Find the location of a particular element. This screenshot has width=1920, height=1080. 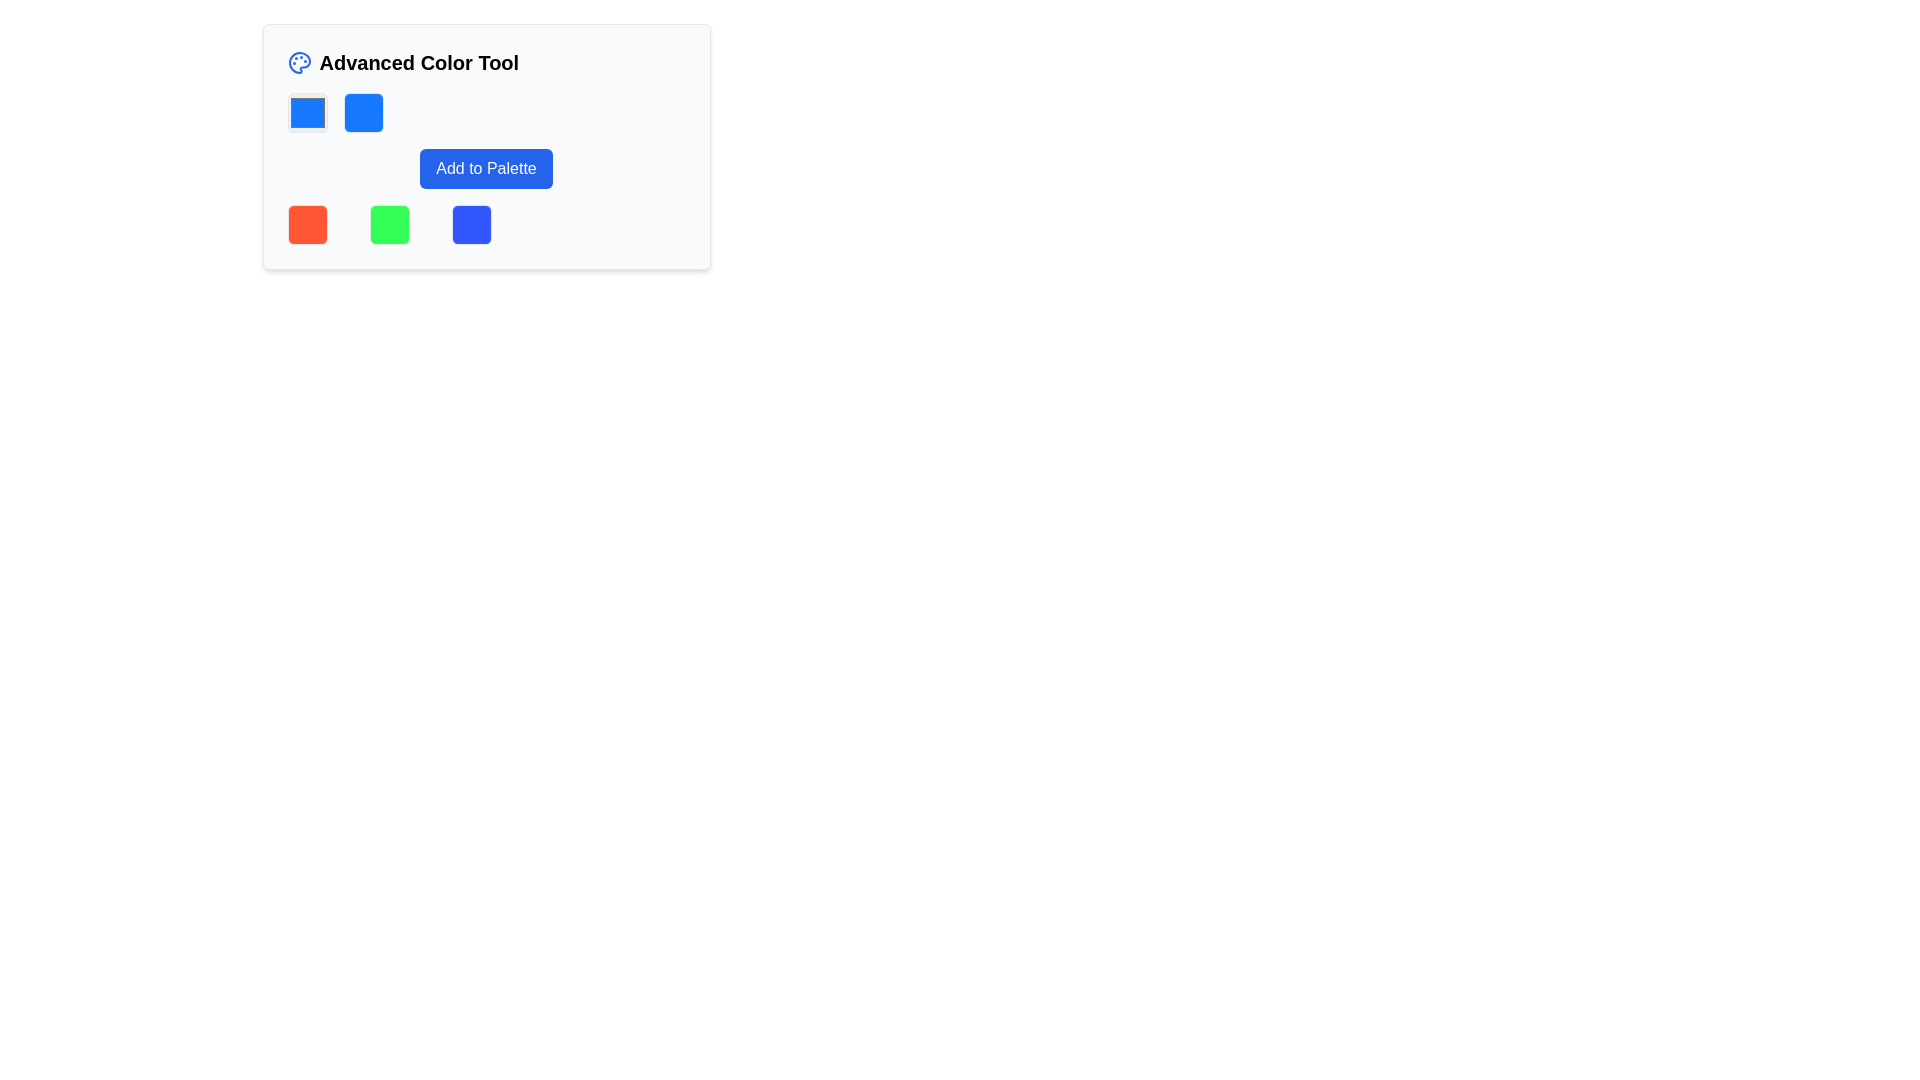

the small circular icon resembling a painter's palette, which is located to the left of the 'Advanced Color Tool' title is located at coordinates (298, 61).